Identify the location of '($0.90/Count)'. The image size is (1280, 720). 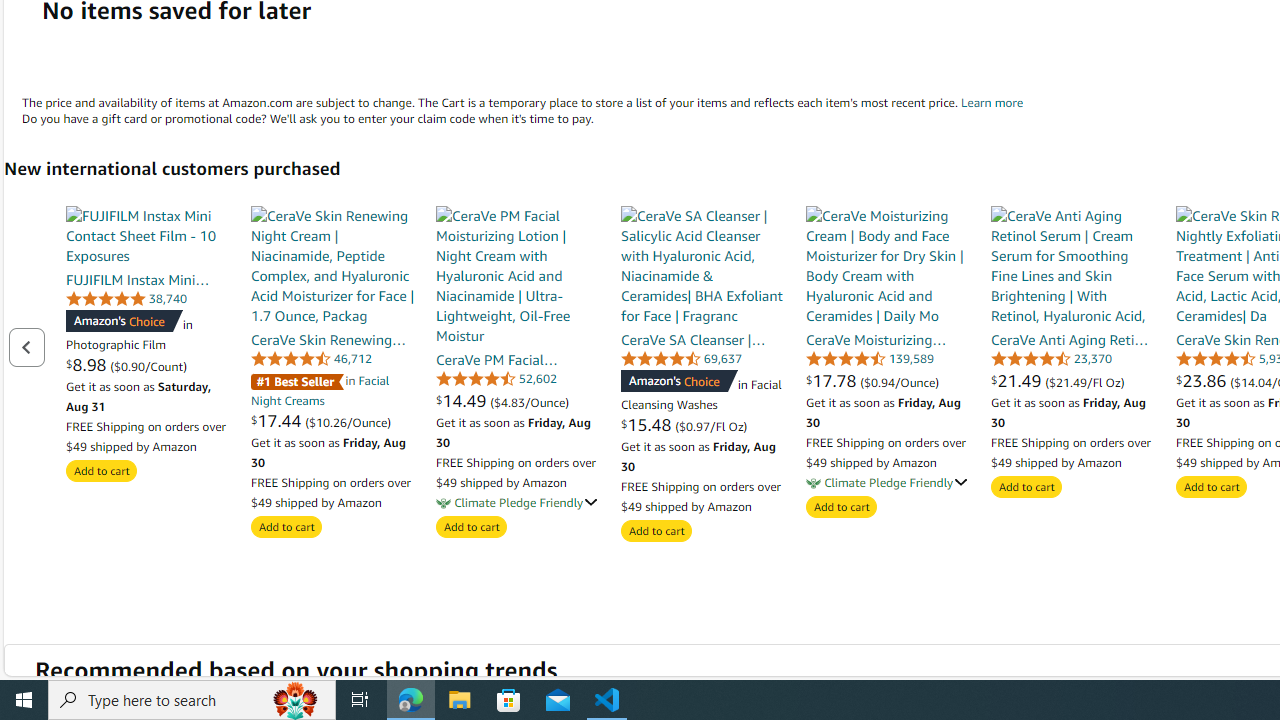
(147, 365).